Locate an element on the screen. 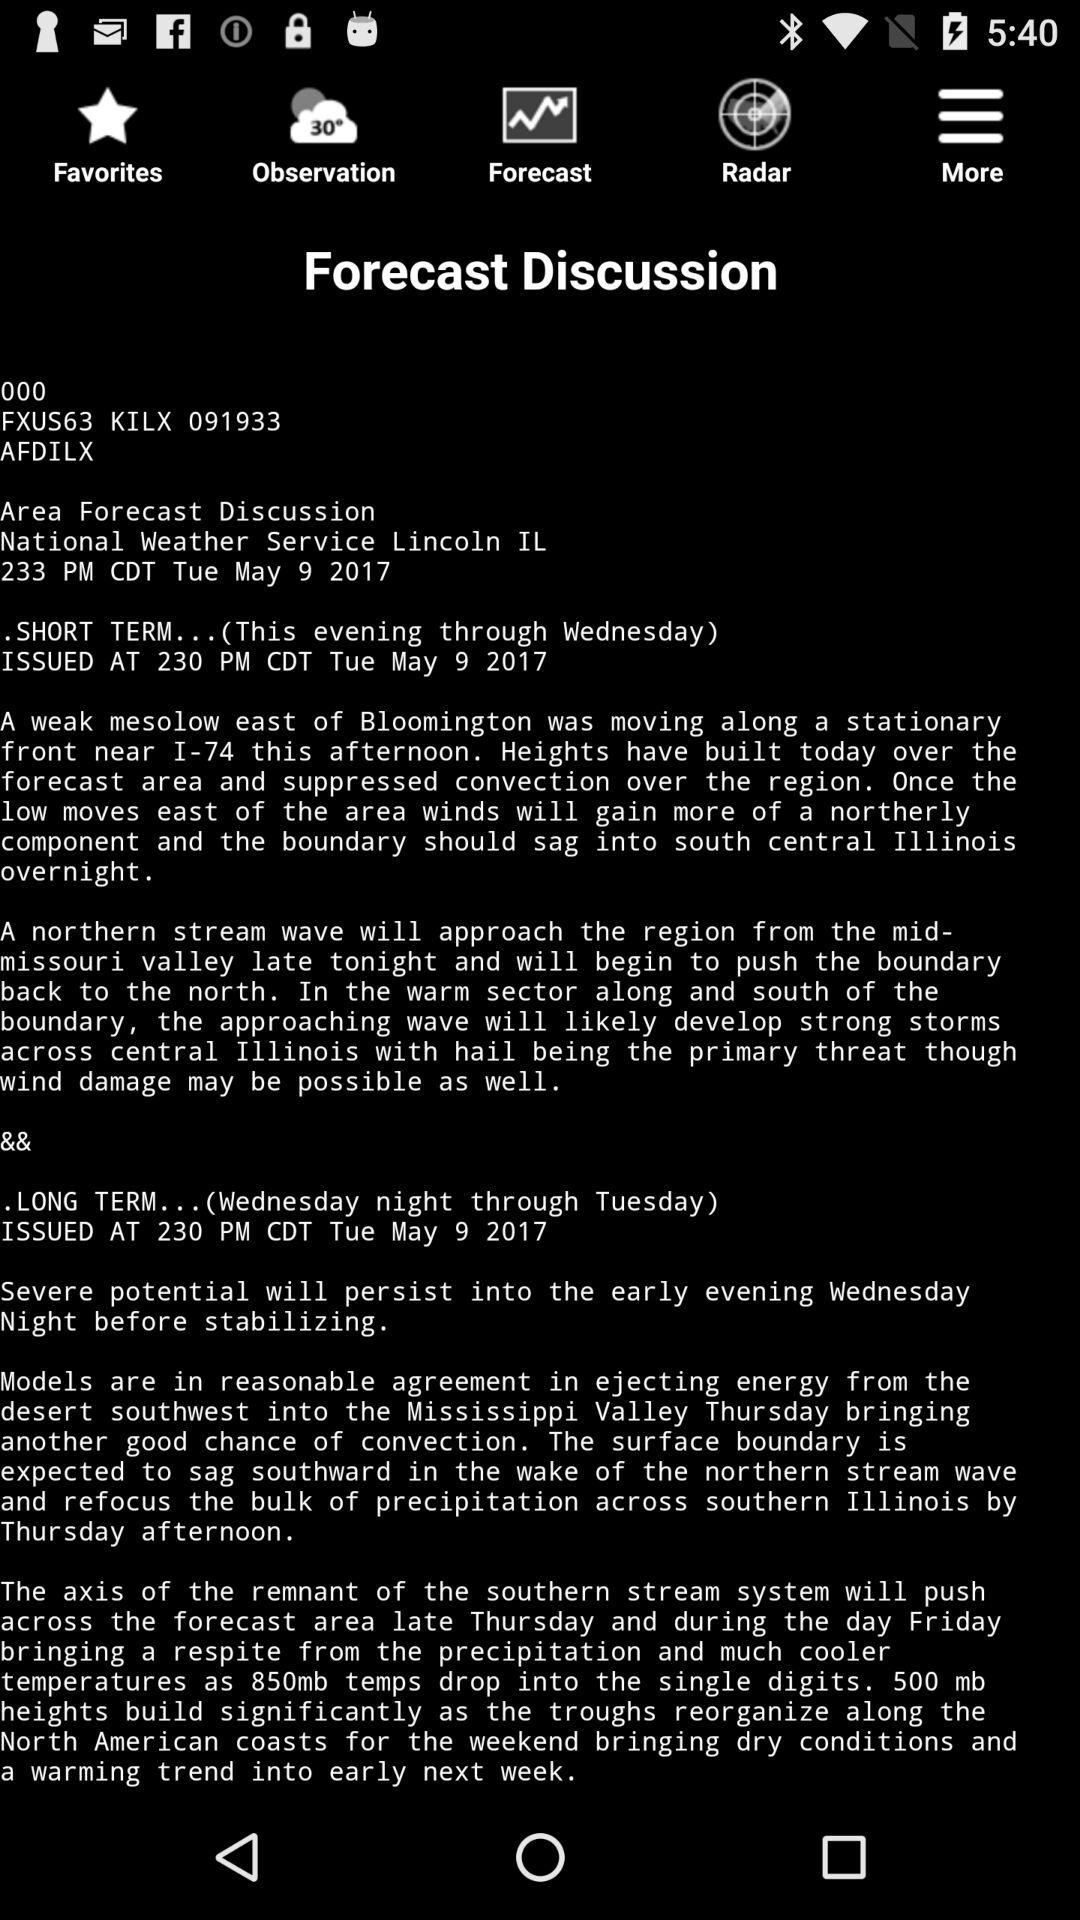  icon to the left of the more item is located at coordinates (756, 124).